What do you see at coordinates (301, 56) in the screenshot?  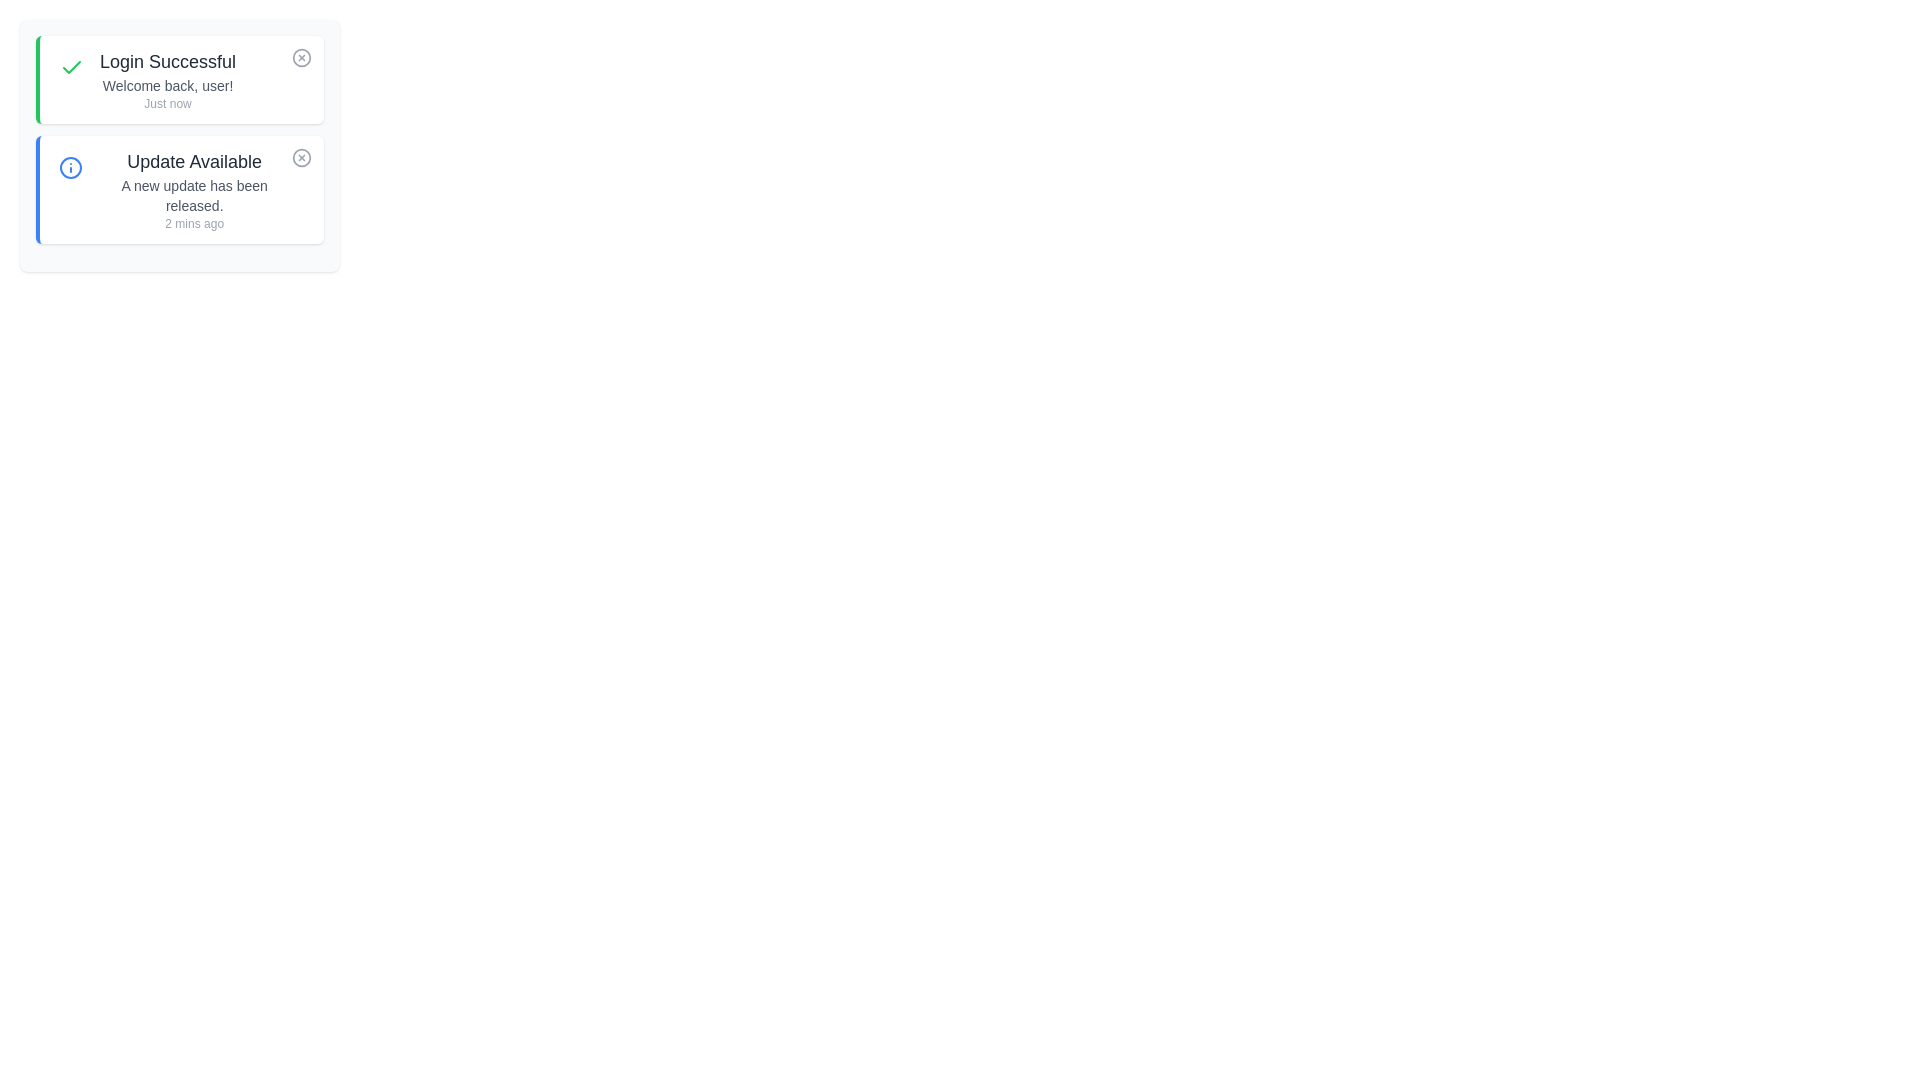 I see `the outlined circle element within the icon` at bounding box center [301, 56].